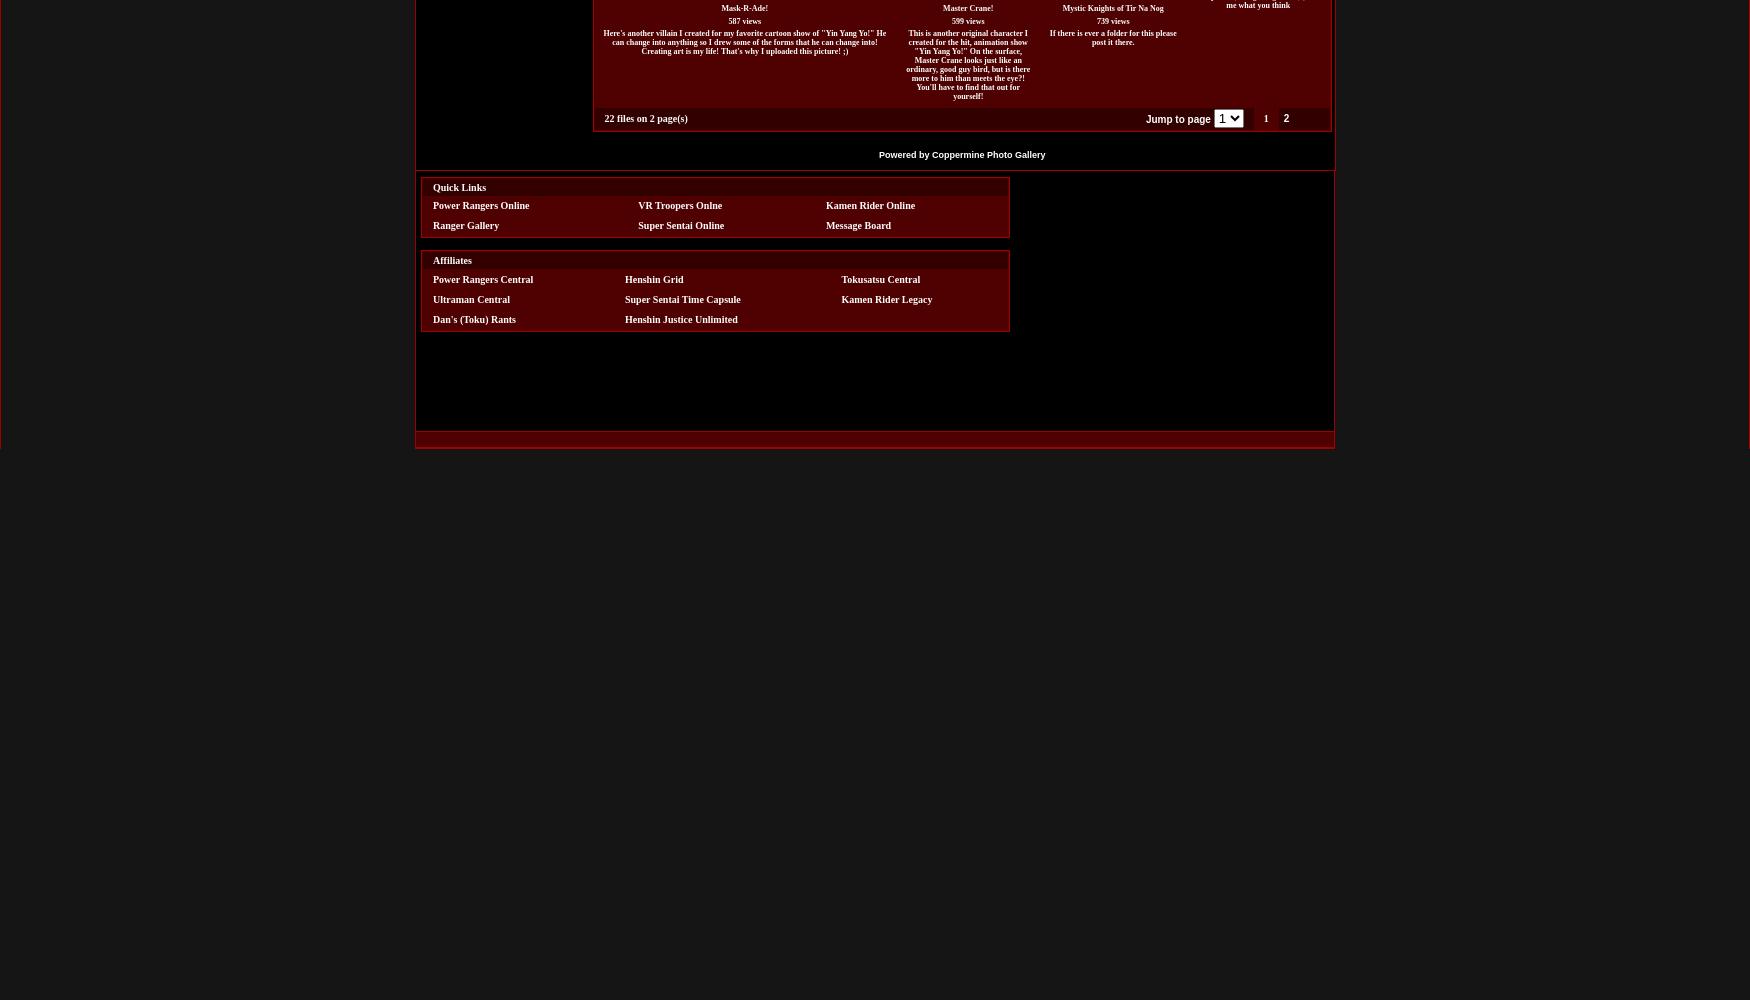  What do you see at coordinates (744, 7) in the screenshot?
I see `'Mask-R-Ade!'` at bounding box center [744, 7].